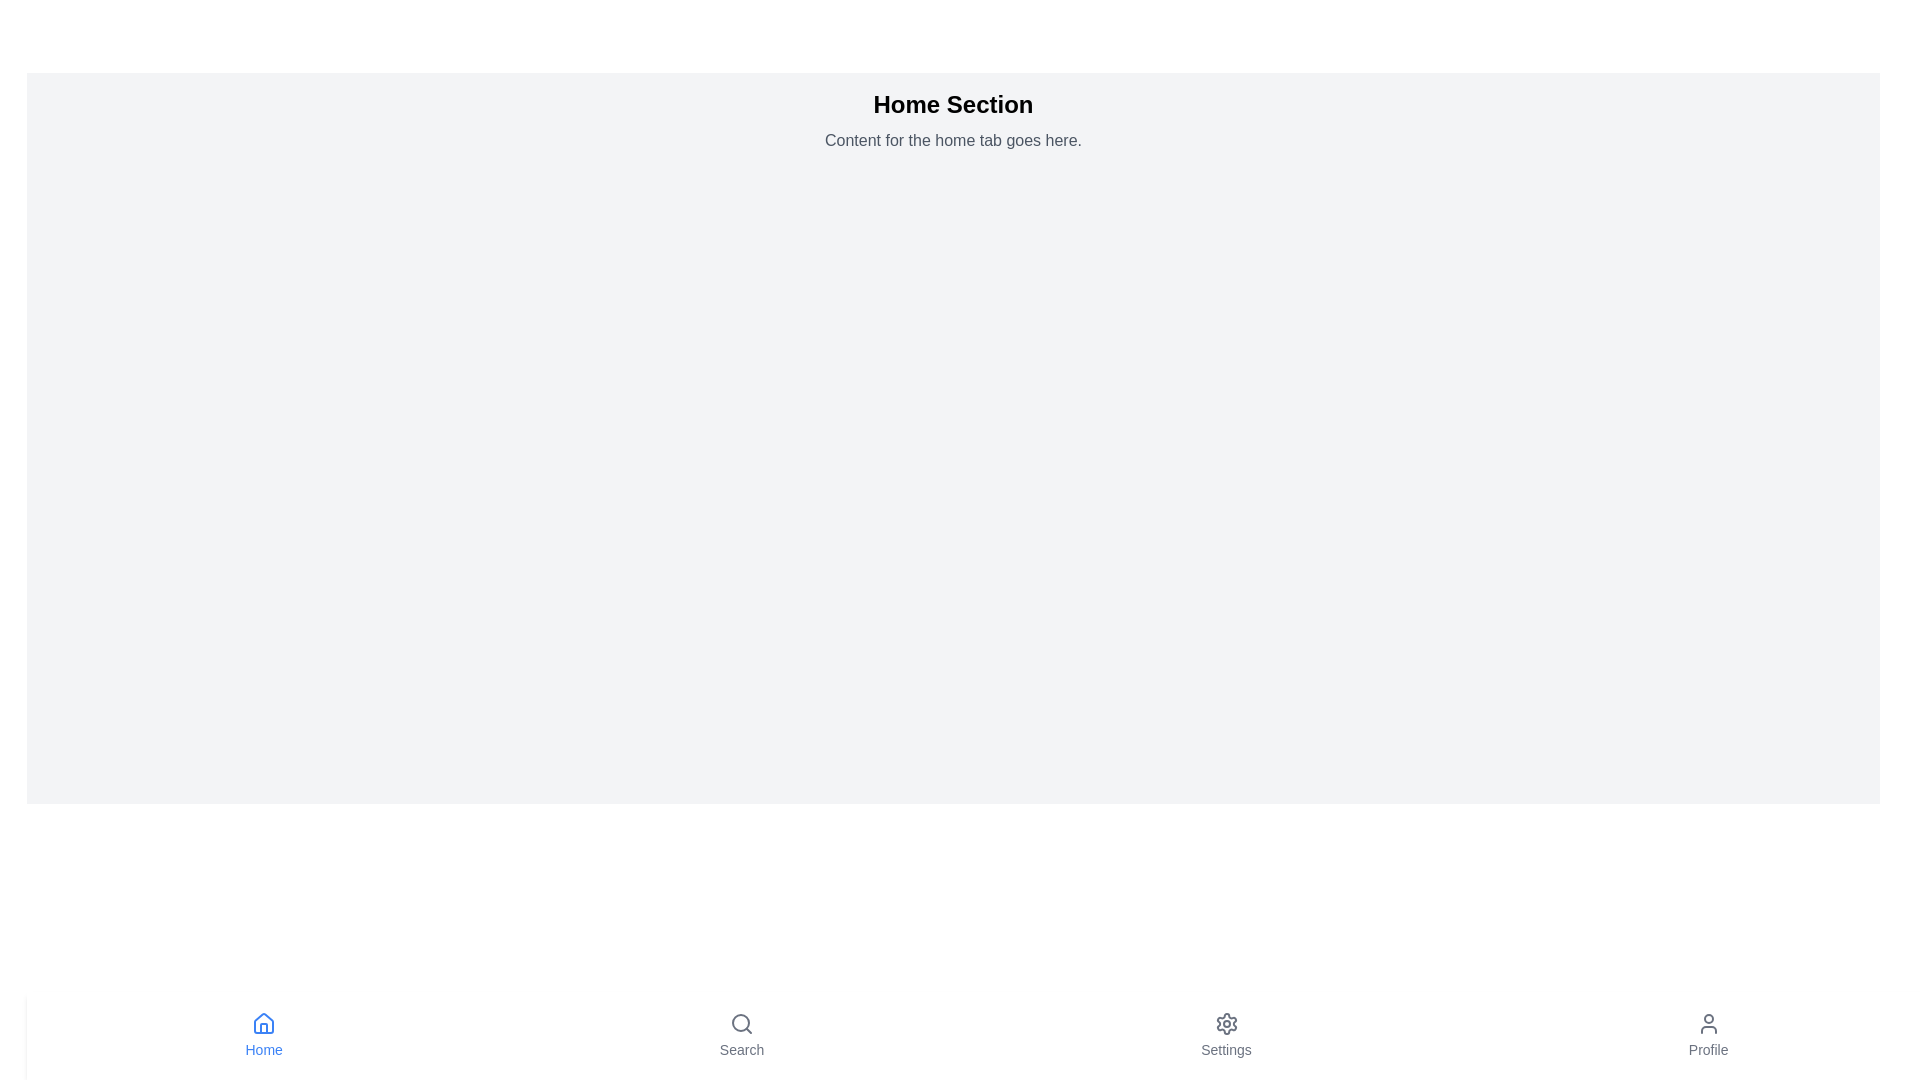 The height and width of the screenshot is (1080, 1920). What do you see at coordinates (1225, 1048) in the screenshot?
I see `the 'Settings' text label located in the lower navigation bar below the gear icon` at bounding box center [1225, 1048].